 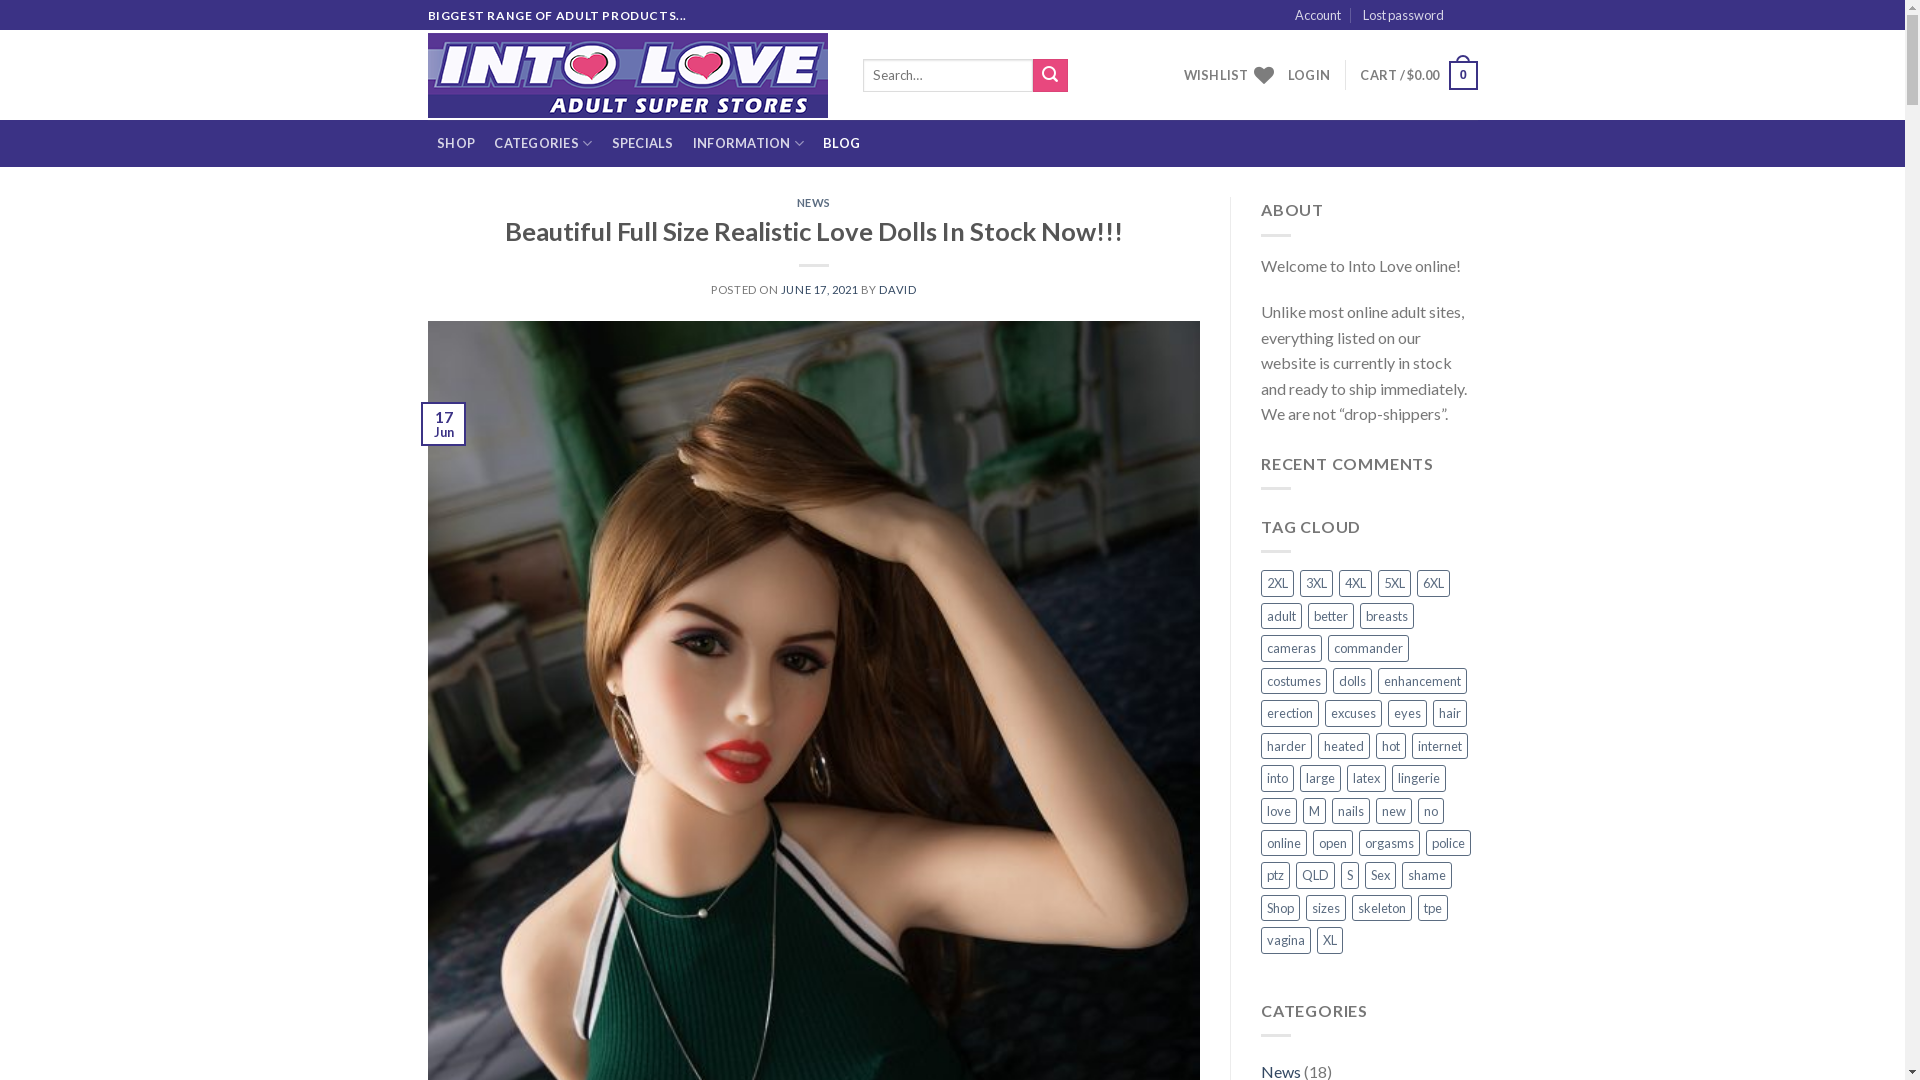 I want to click on 'Sex', so click(x=1379, y=874).